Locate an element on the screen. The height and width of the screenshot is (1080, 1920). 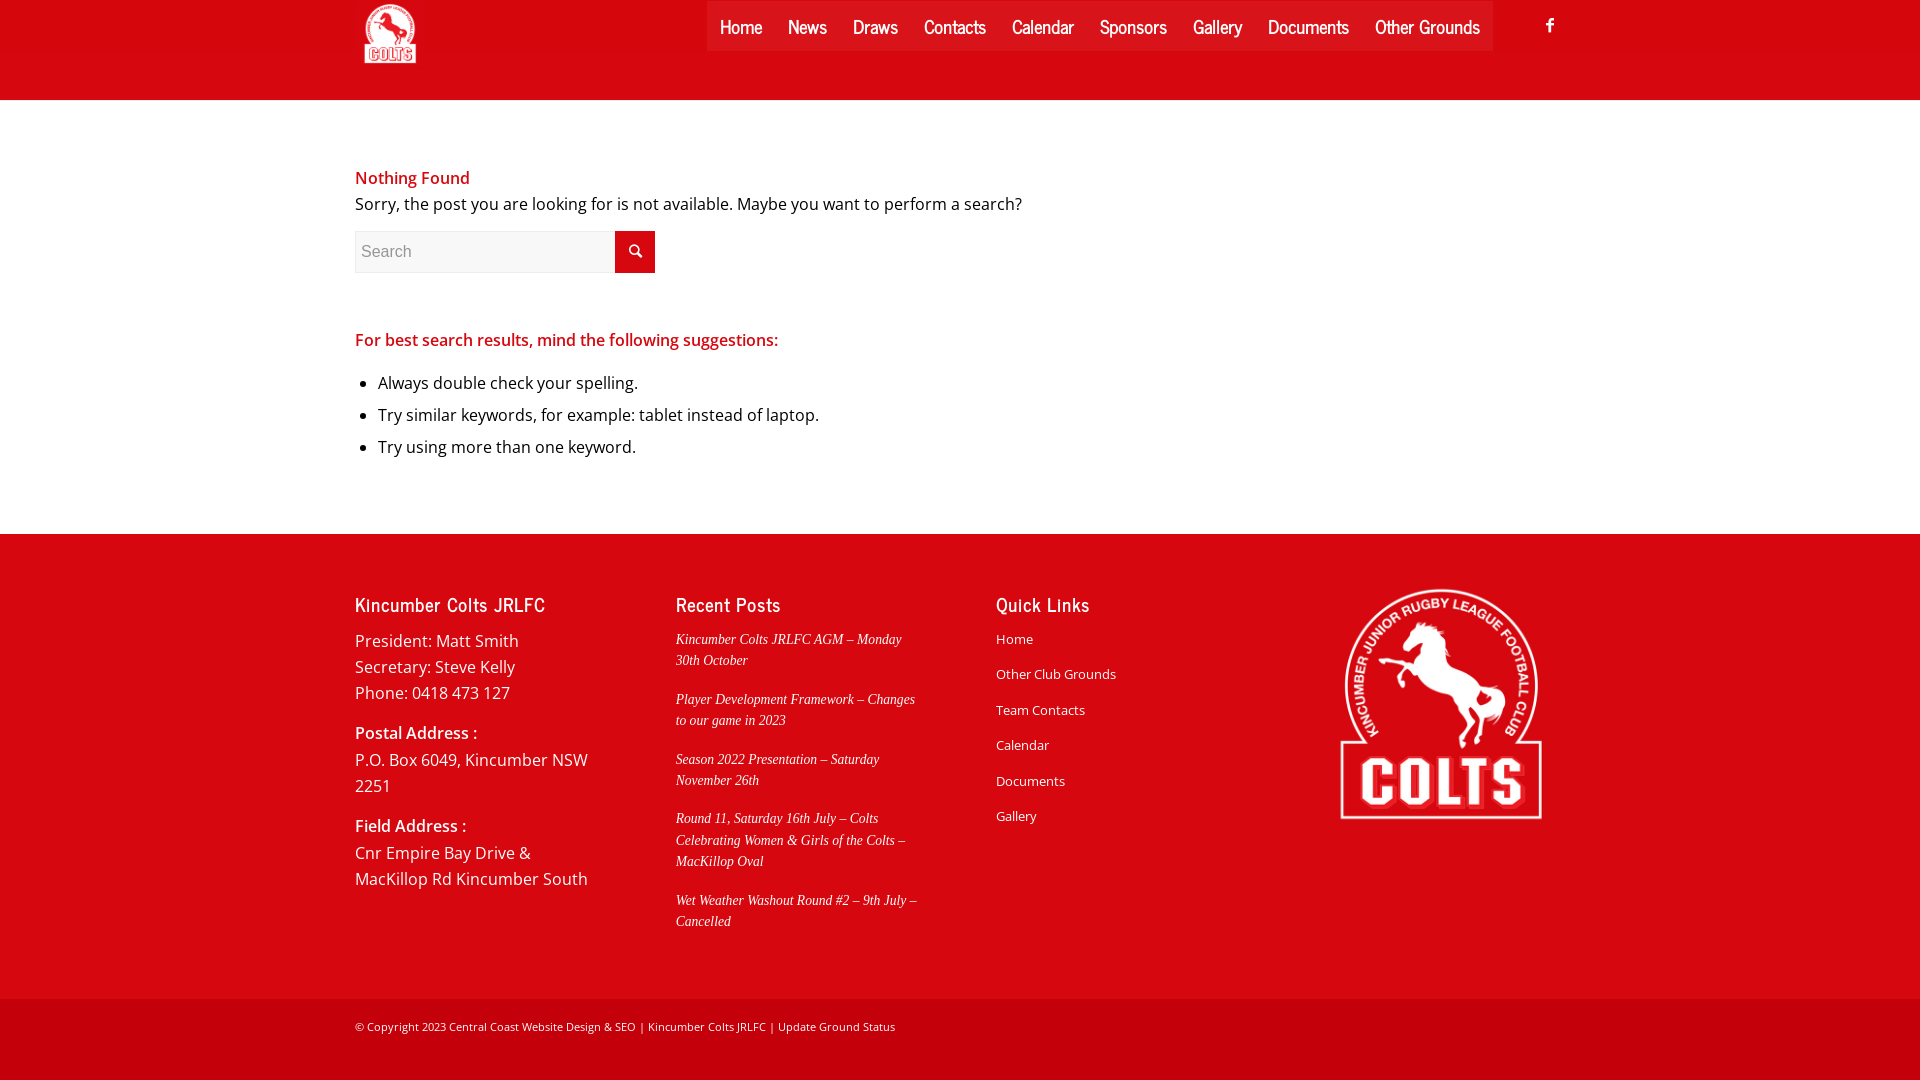
'Other Club Grounds' is located at coordinates (1118, 674).